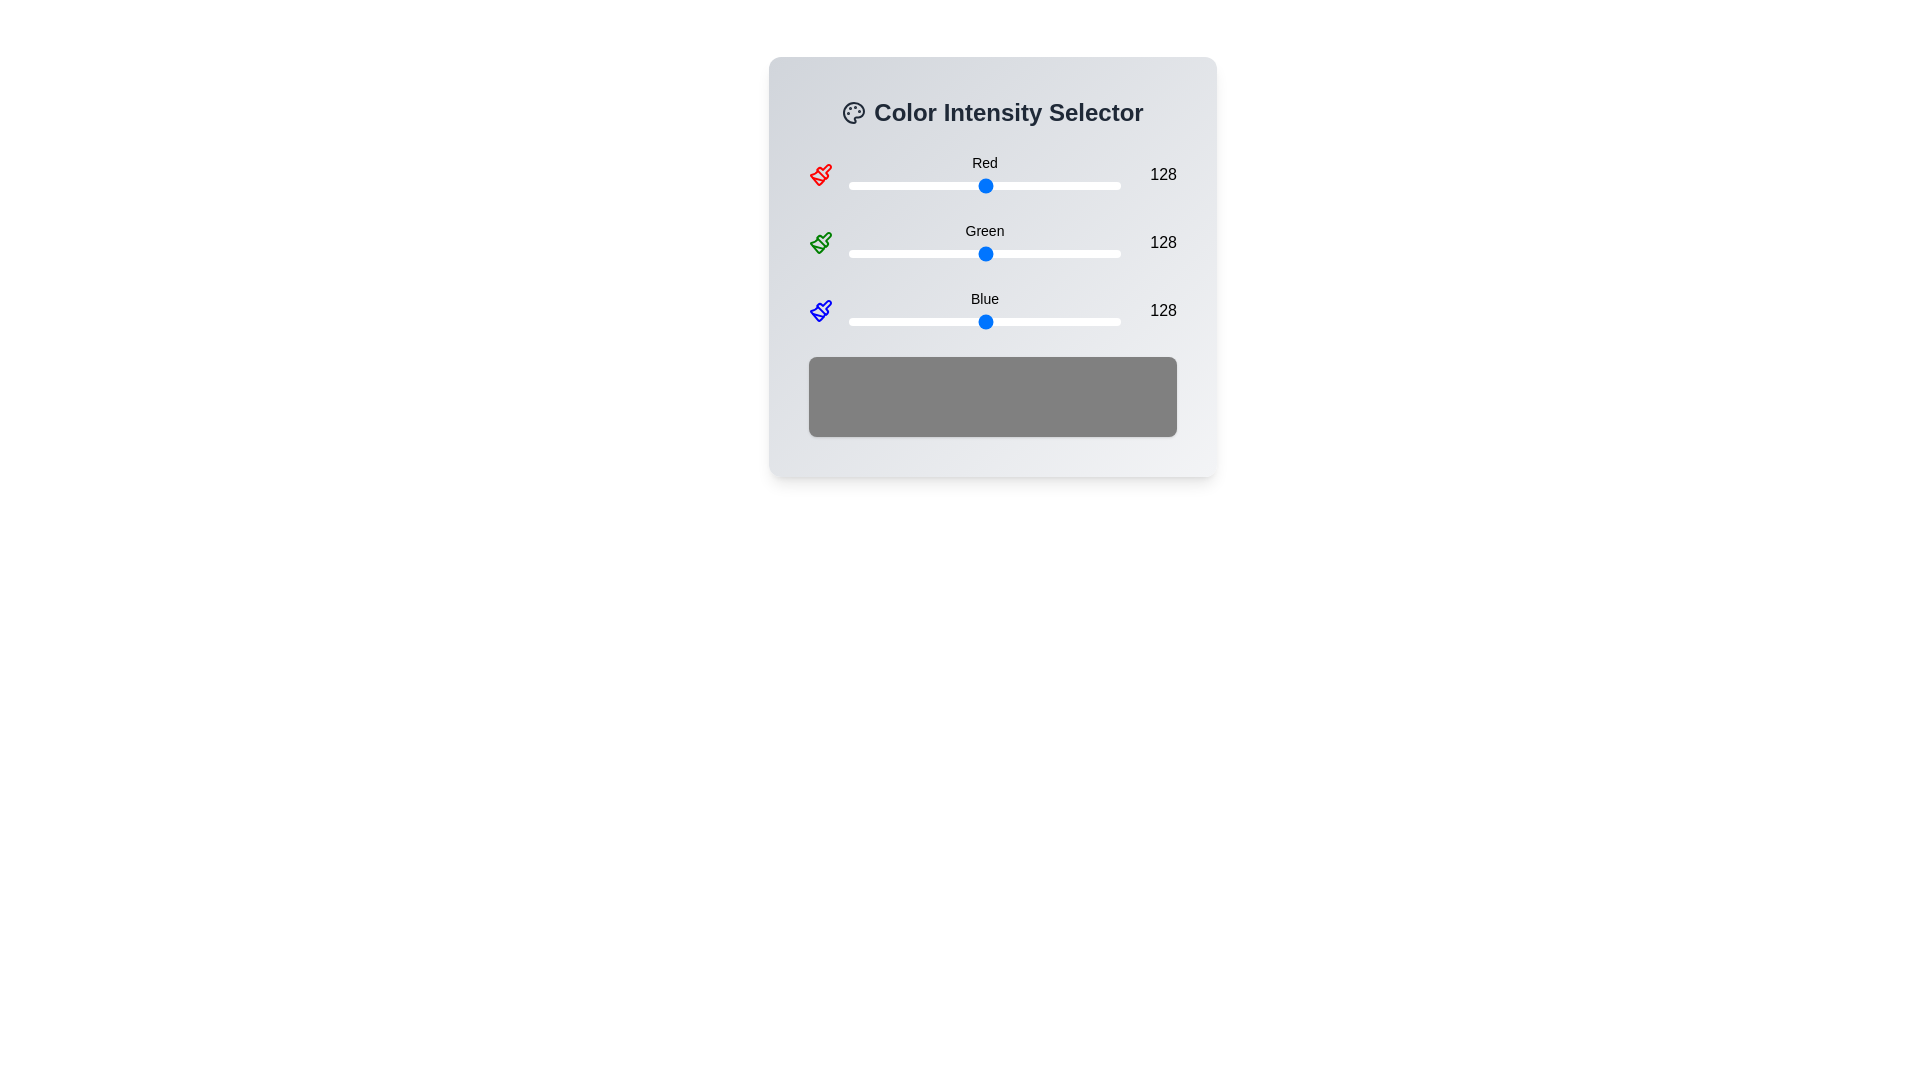 Image resolution: width=1920 pixels, height=1080 pixels. Describe the element at coordinates (966, 253) in the screenshot. I see `the green color intensity` at that location.